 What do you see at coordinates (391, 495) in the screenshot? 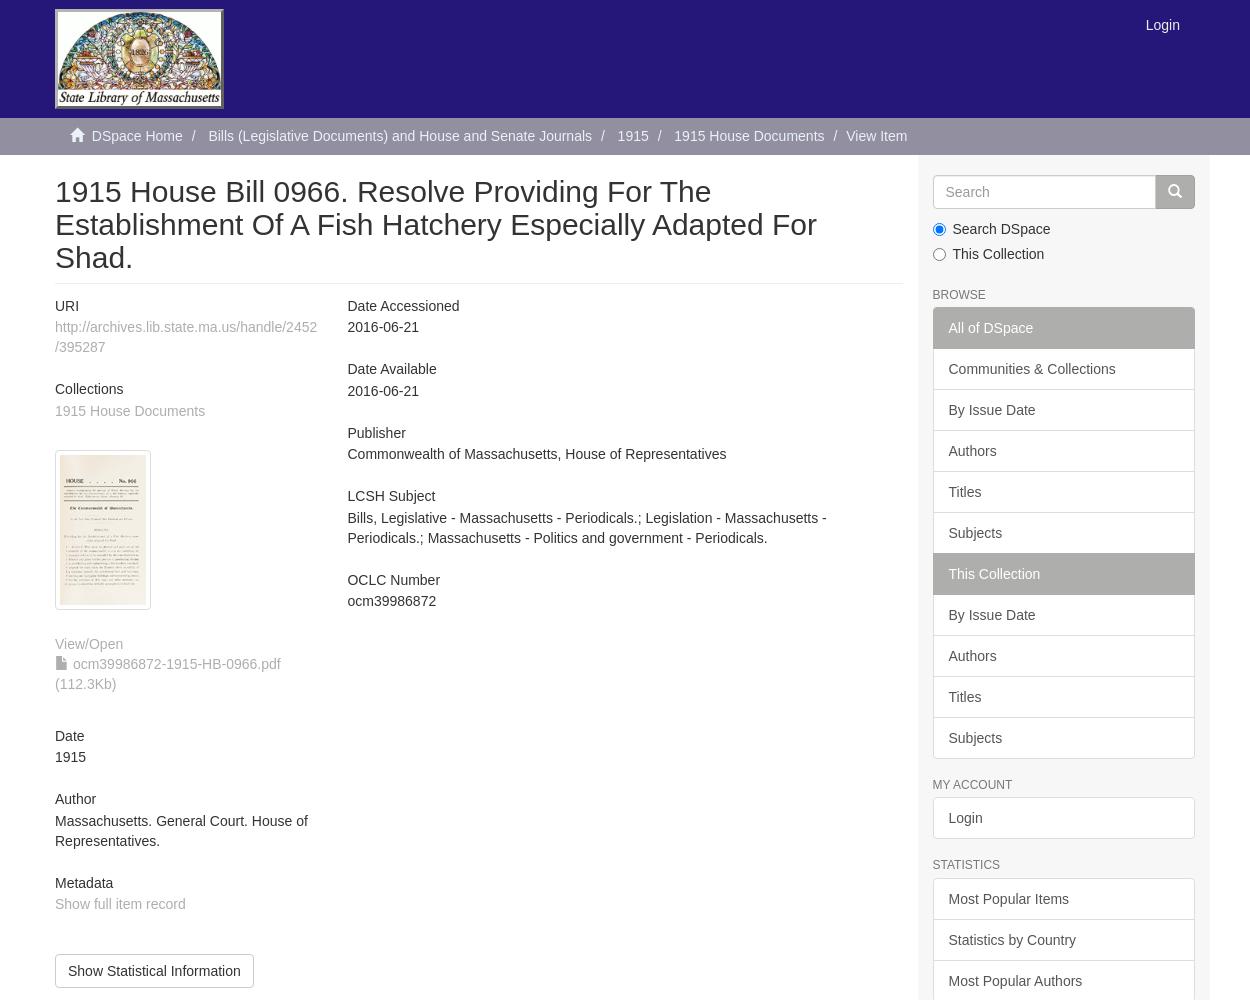
I see `'LCSH Subject'` at bounding box center [391, 495].